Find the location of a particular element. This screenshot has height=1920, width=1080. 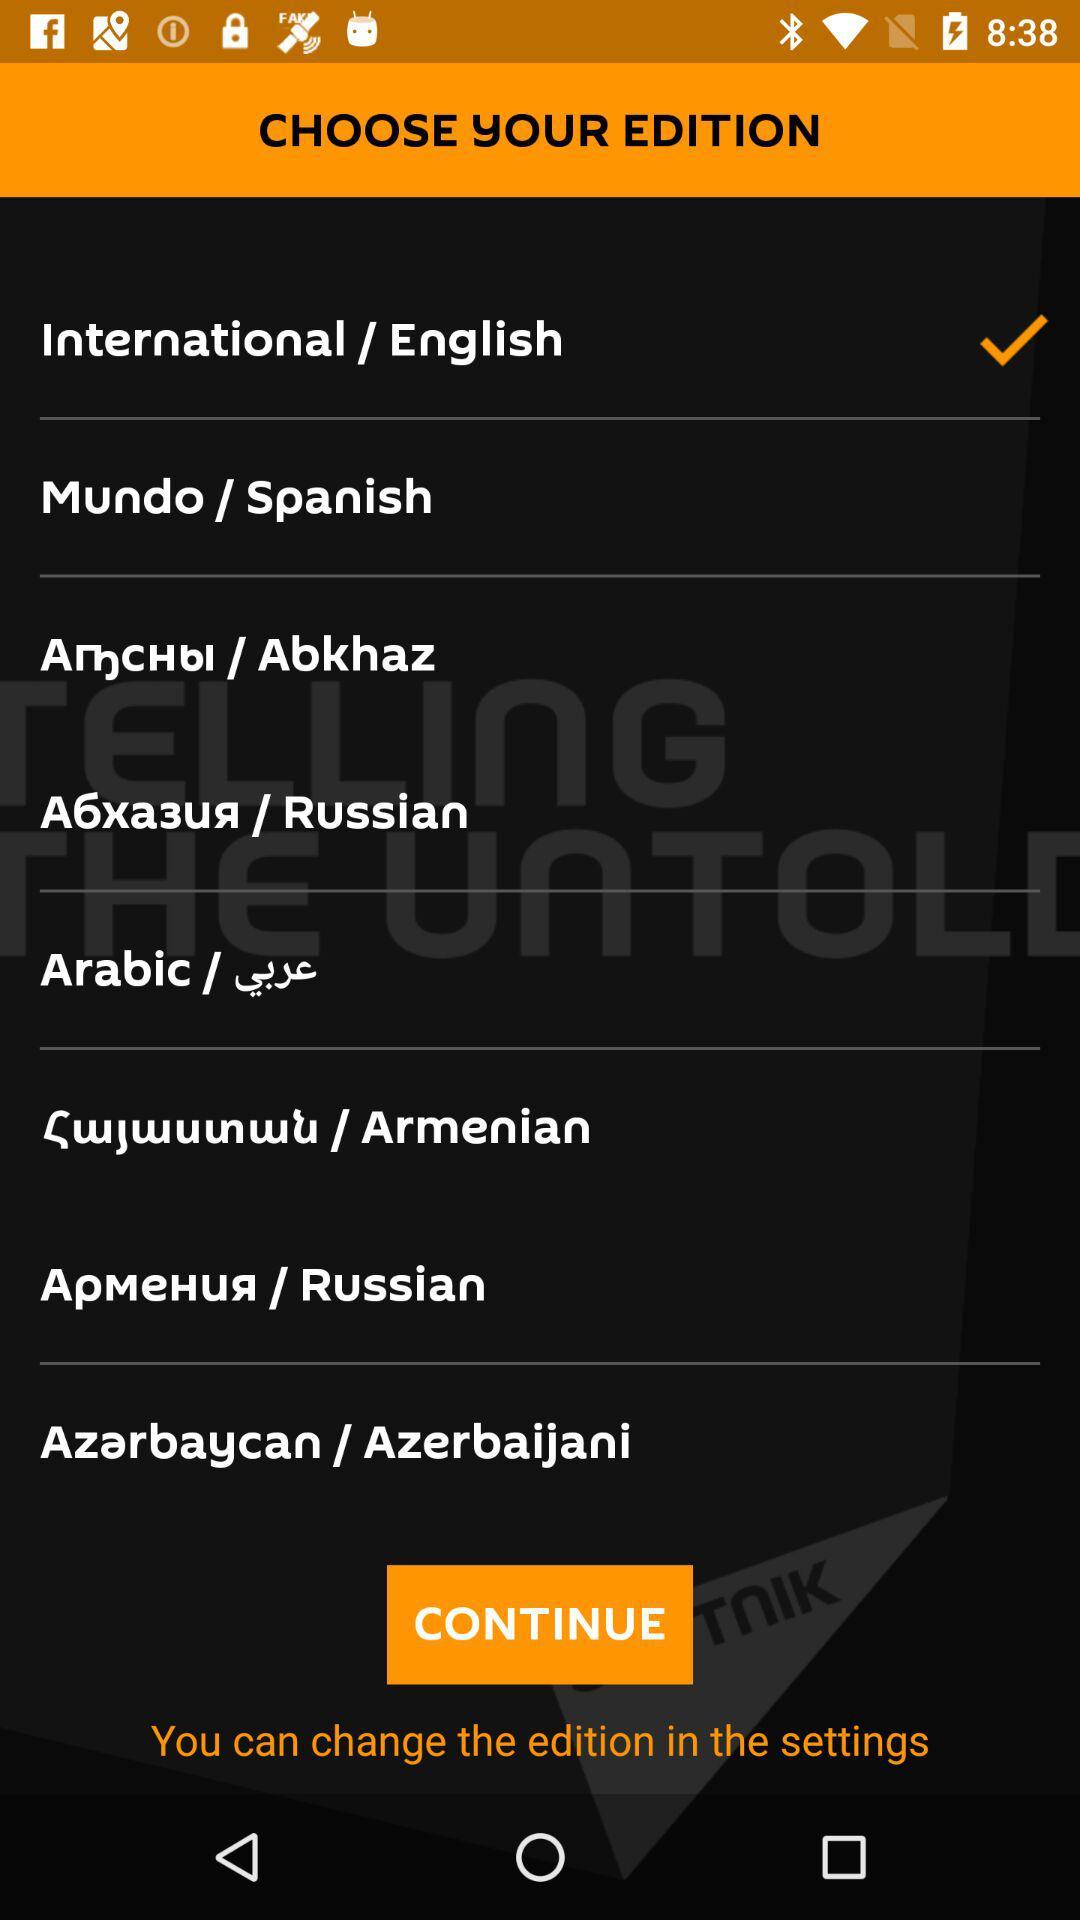

mundo / spanish app is located at coordinates (540, 498).